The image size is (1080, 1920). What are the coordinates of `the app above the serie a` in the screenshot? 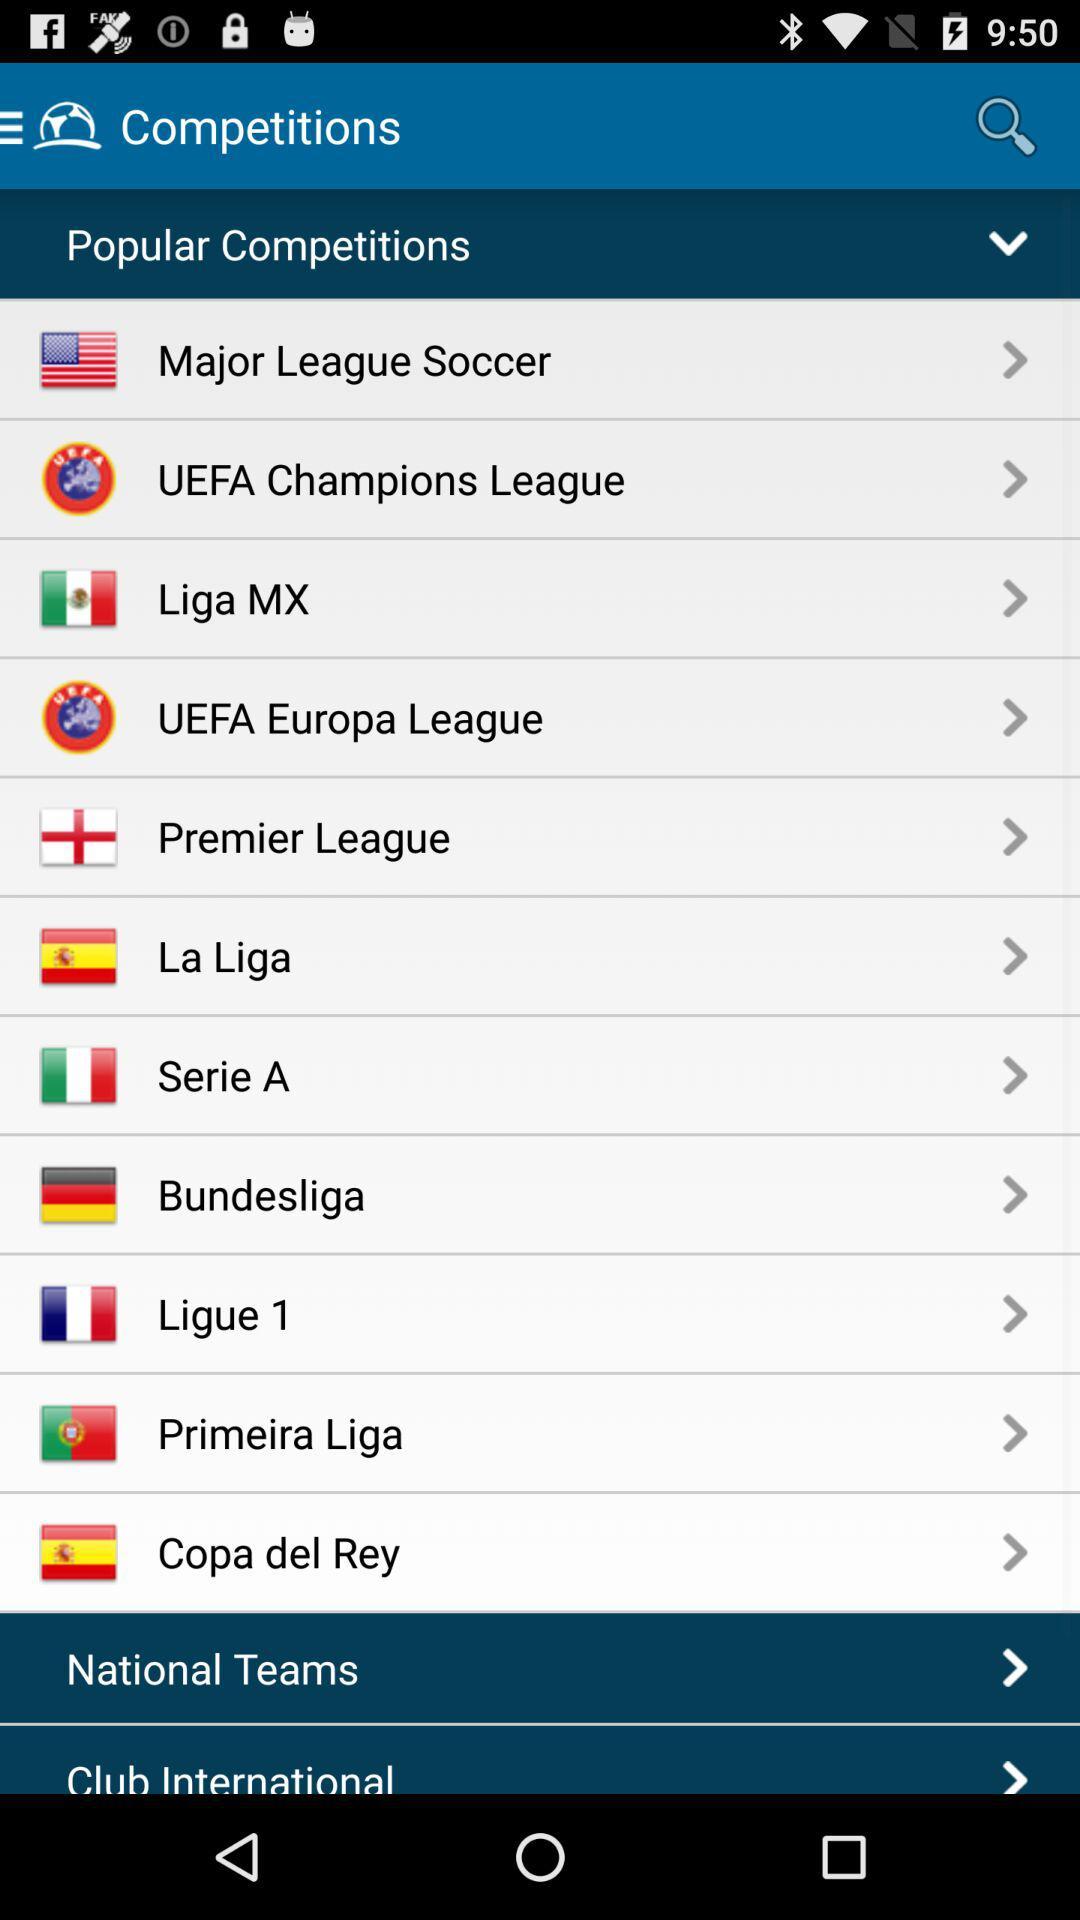 It's located at (580, 954).